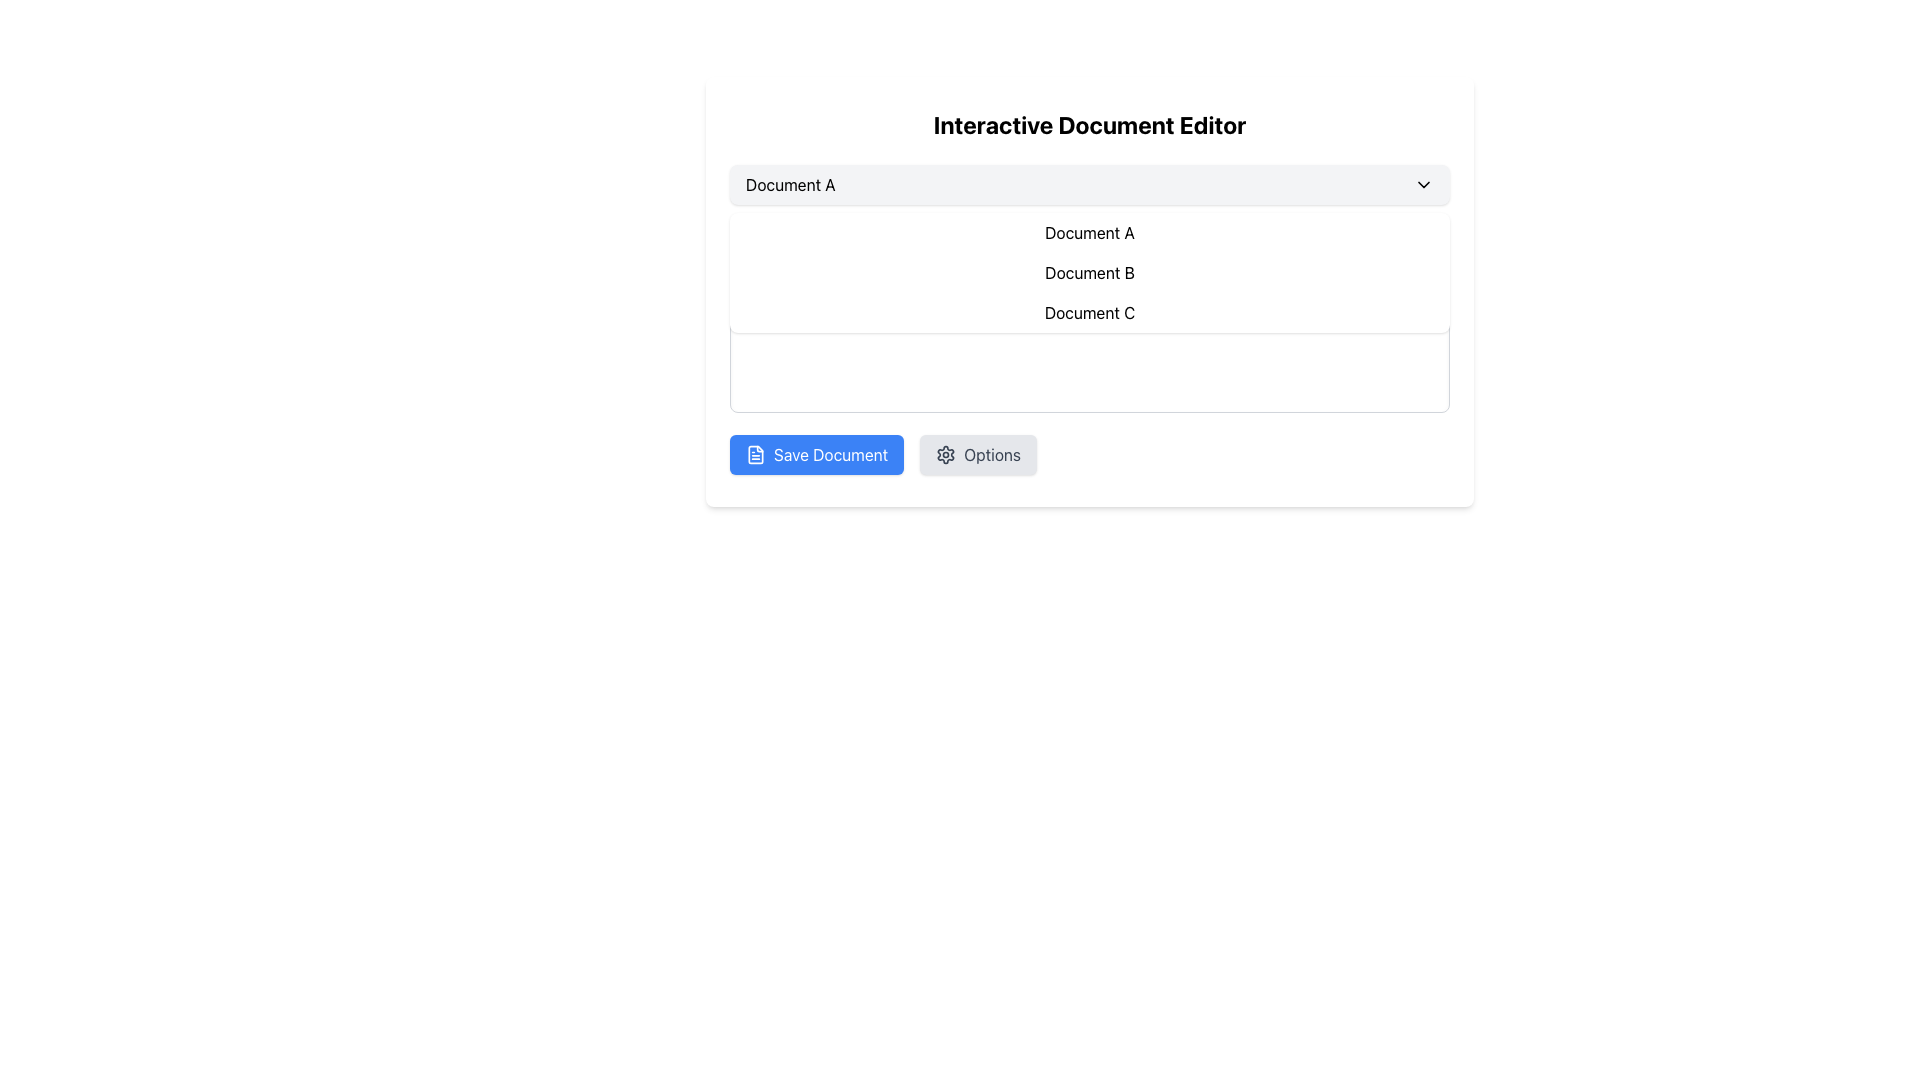  I want to click on an option from the dropdown menu labeled 'Document A', which is horizontally aligned with a downward-facing arrow indicating it can be expanded, so click(1088, 185).